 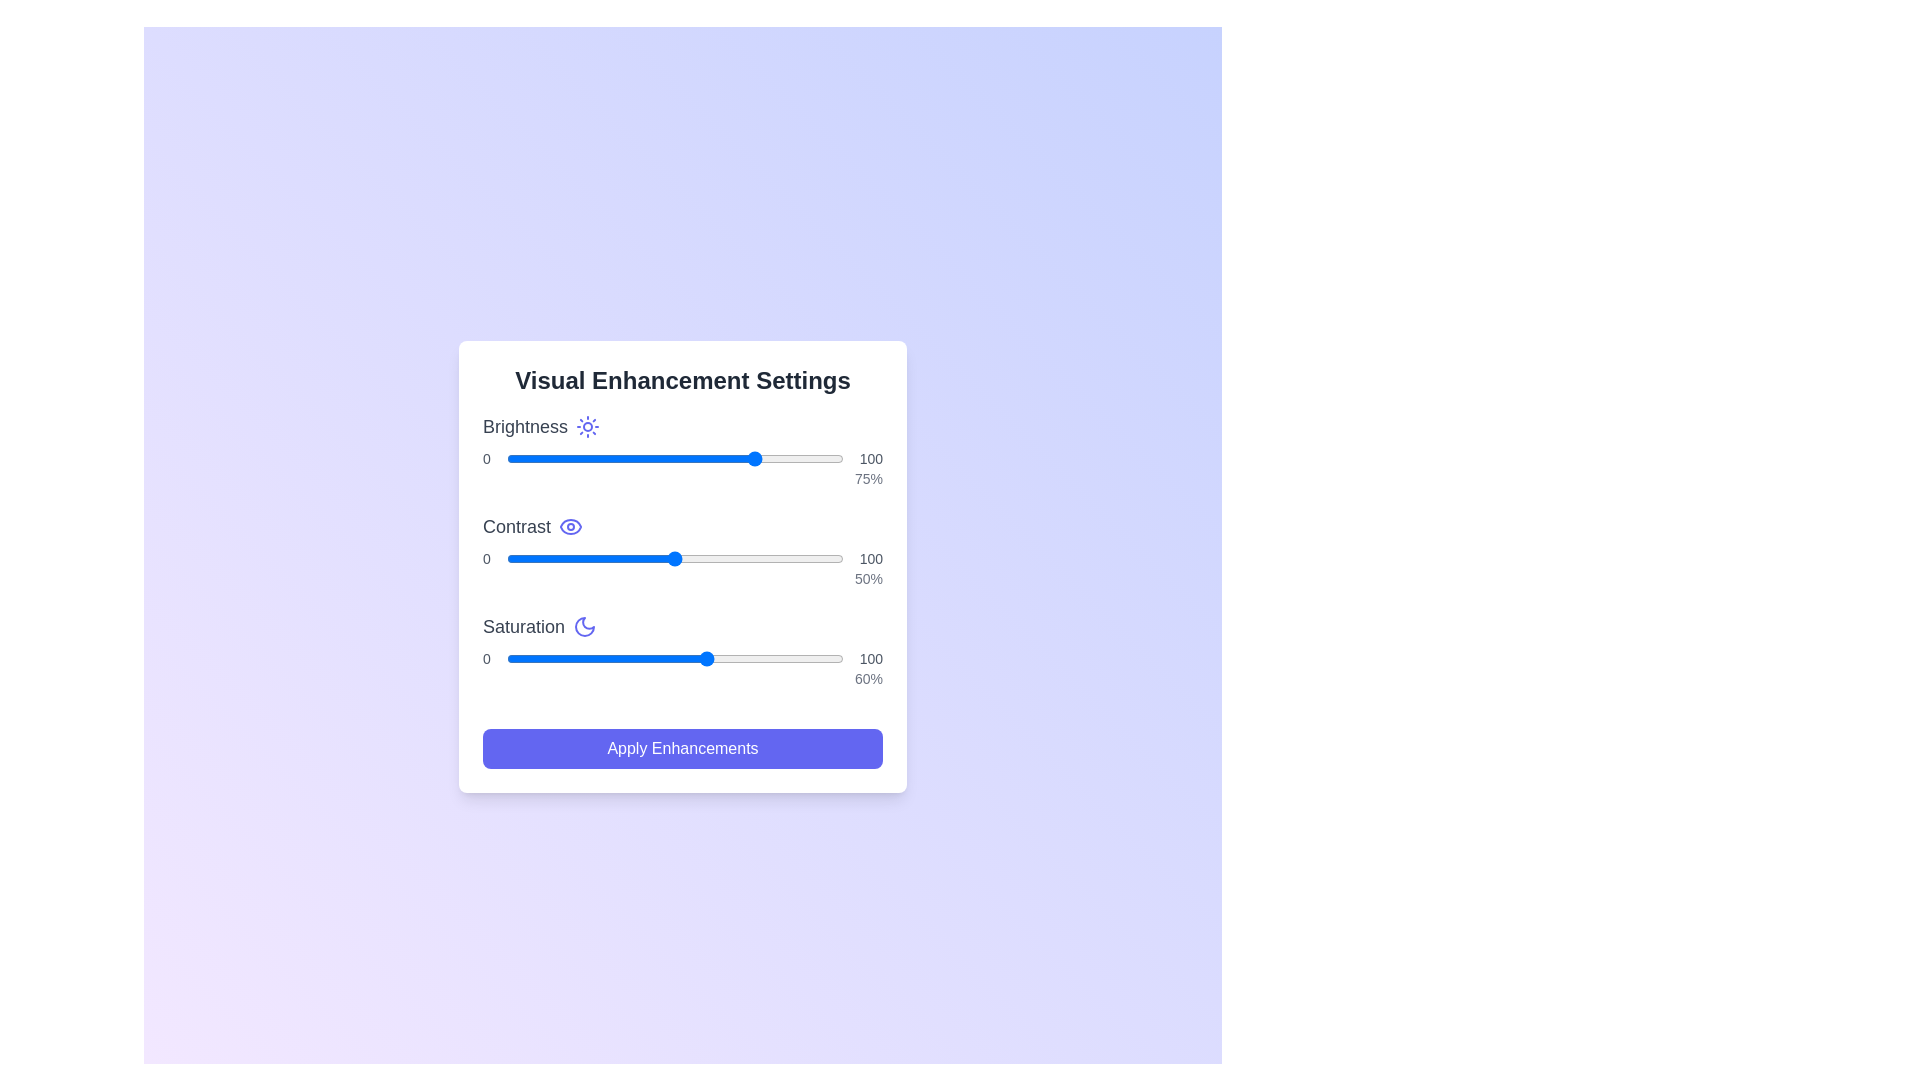 What do you see at coordinates (648, 559) in the screenshot?
I see `the contrast slider to set the contrast to 42%` at bounding box center [648, 559].